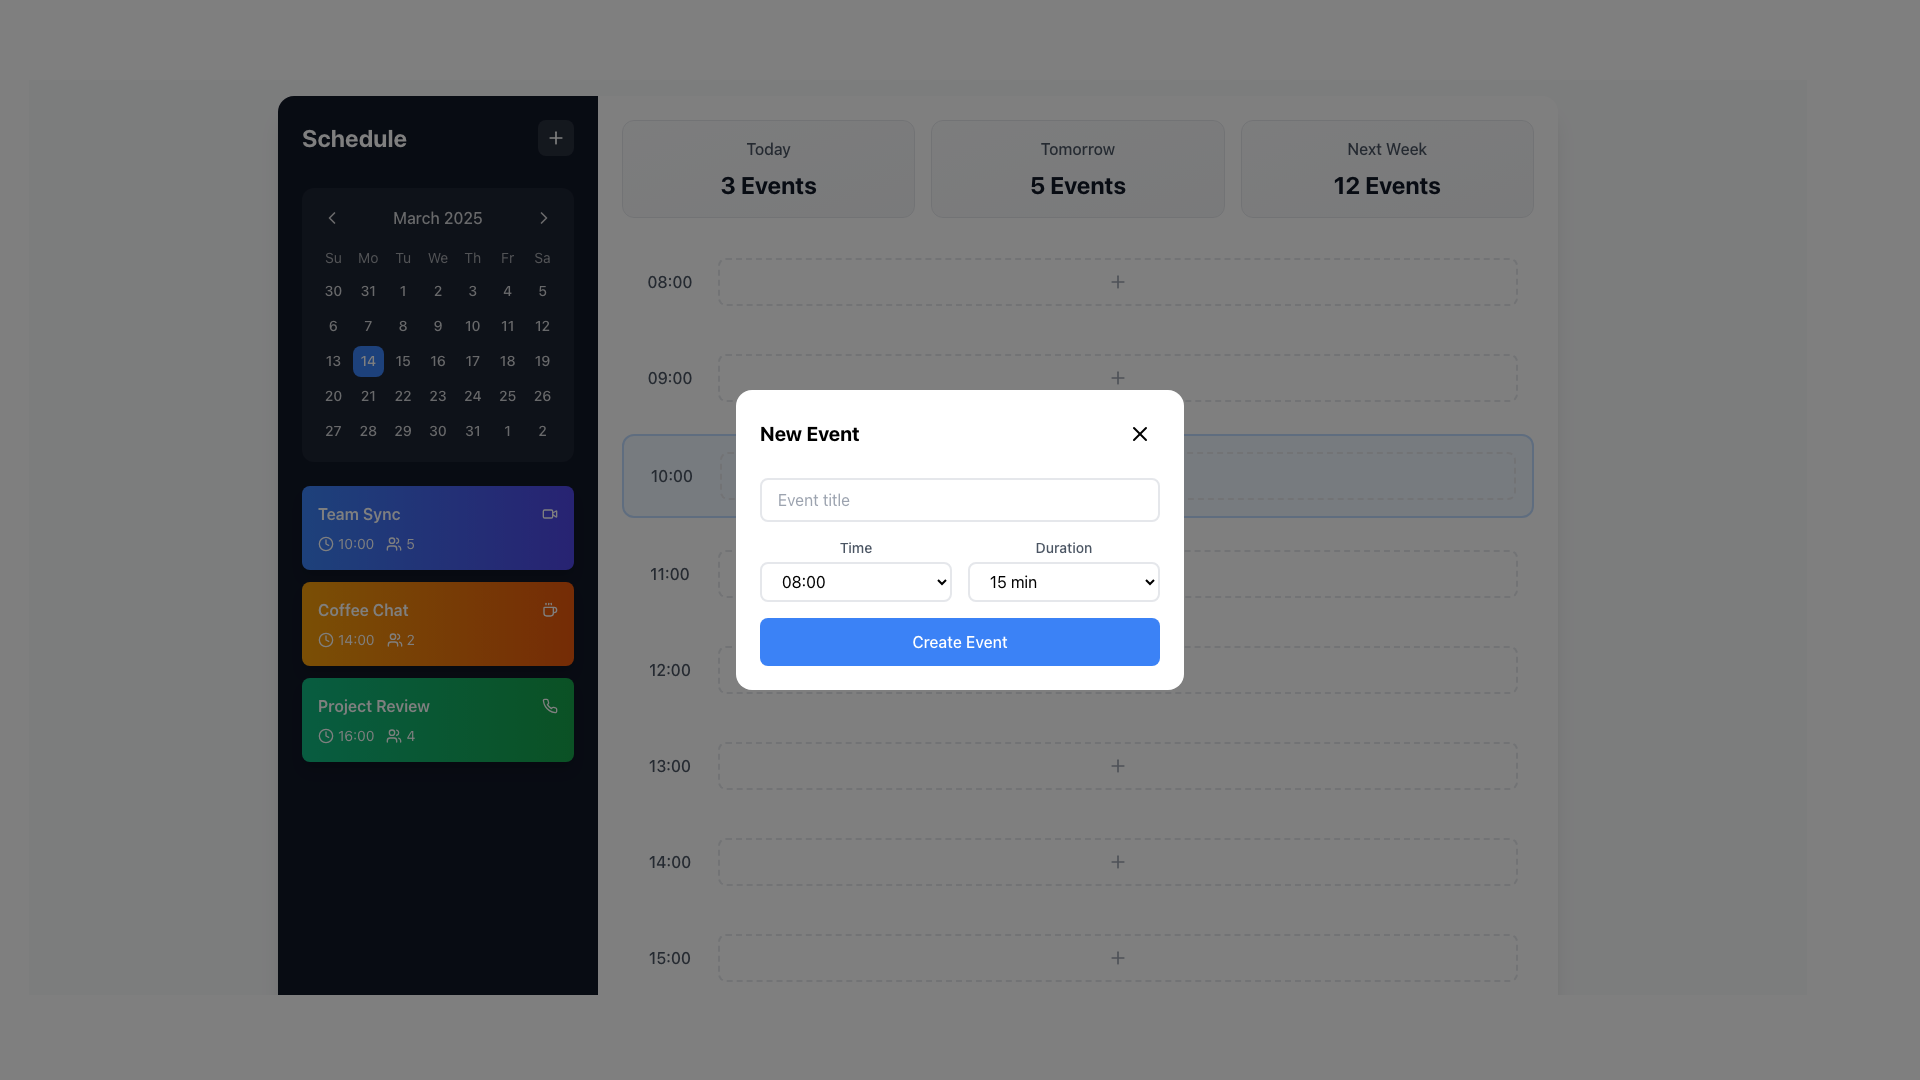 This screenshot has width=1920, height=1080. What do you see at coordinates (542, 396) in the screenshot?
I see `the square-shaped button labeled '26' located` at bounding box center [542, 396].